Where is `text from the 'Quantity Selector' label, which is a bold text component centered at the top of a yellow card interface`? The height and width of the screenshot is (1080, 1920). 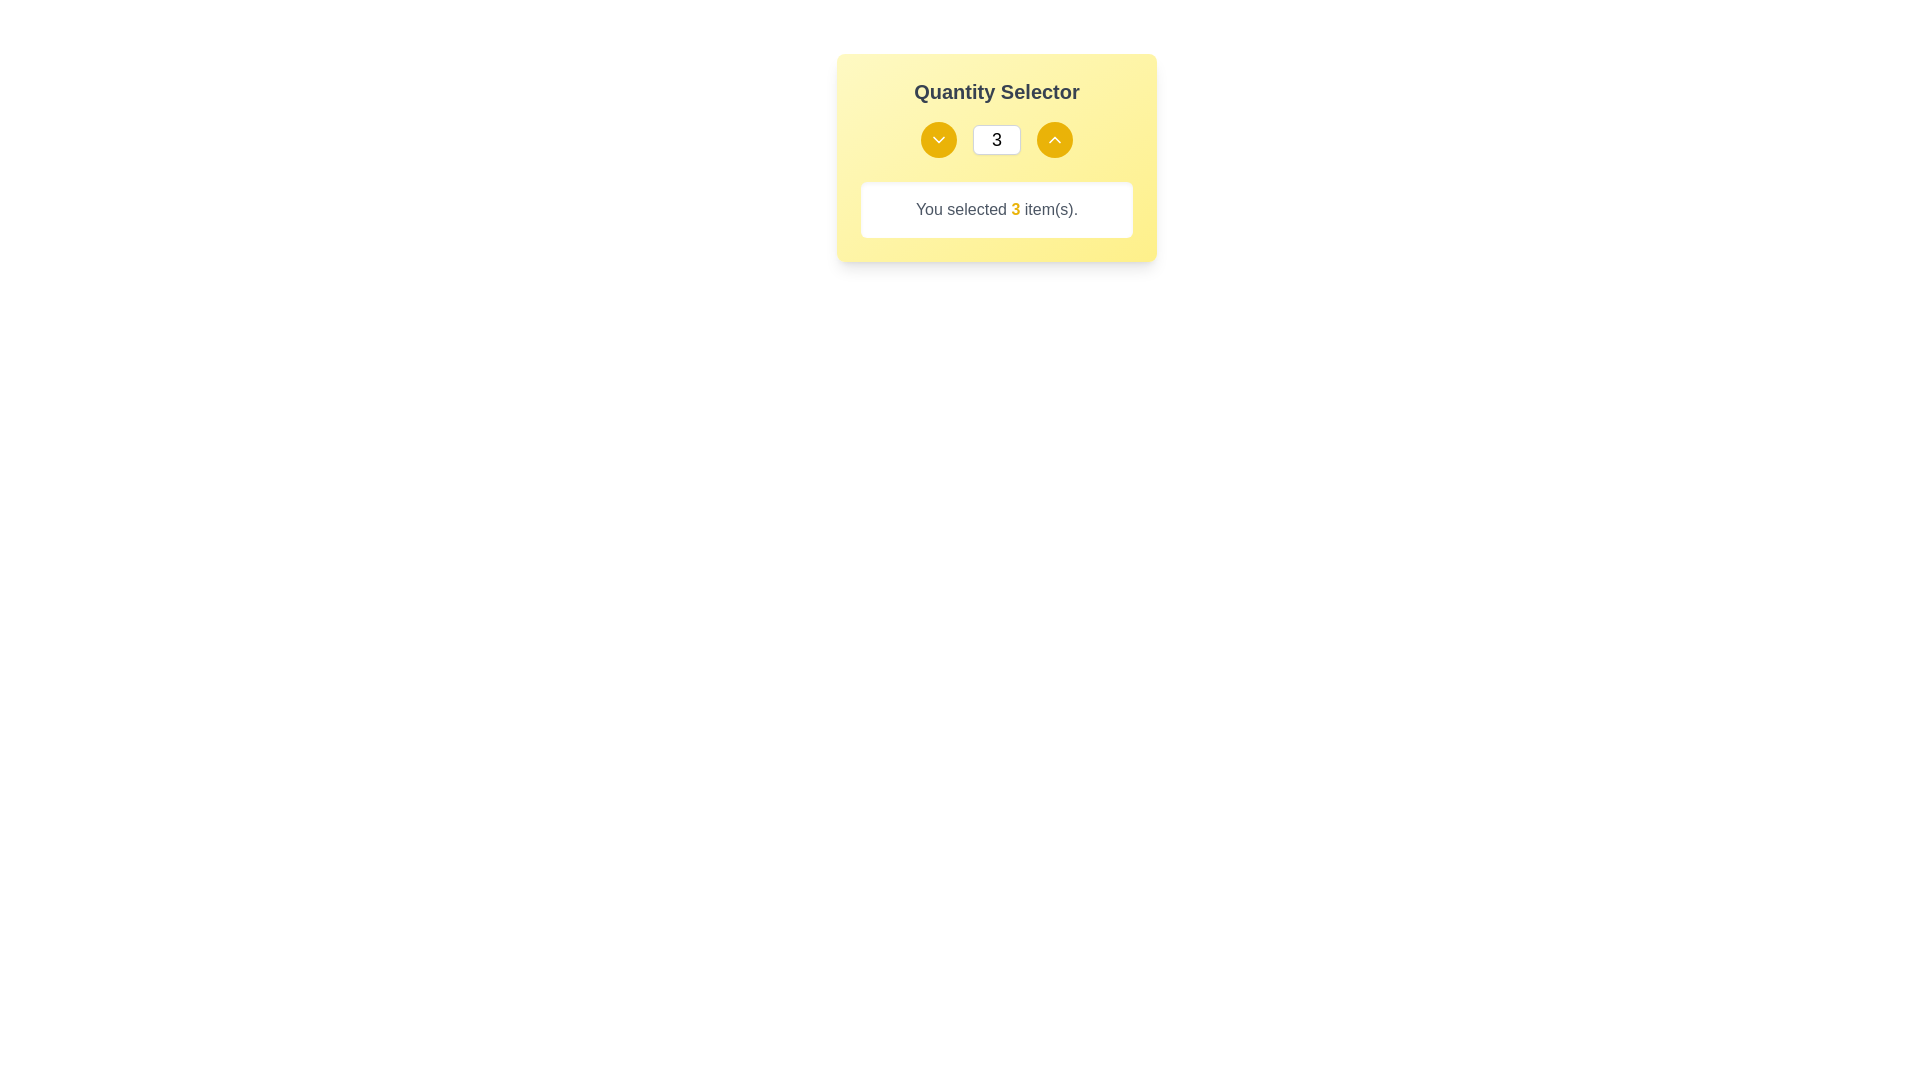 text from the 'Quantity Selector' label, which is a bold text component centered at the top of a yellow card interface is located at coordinates (997, 92).